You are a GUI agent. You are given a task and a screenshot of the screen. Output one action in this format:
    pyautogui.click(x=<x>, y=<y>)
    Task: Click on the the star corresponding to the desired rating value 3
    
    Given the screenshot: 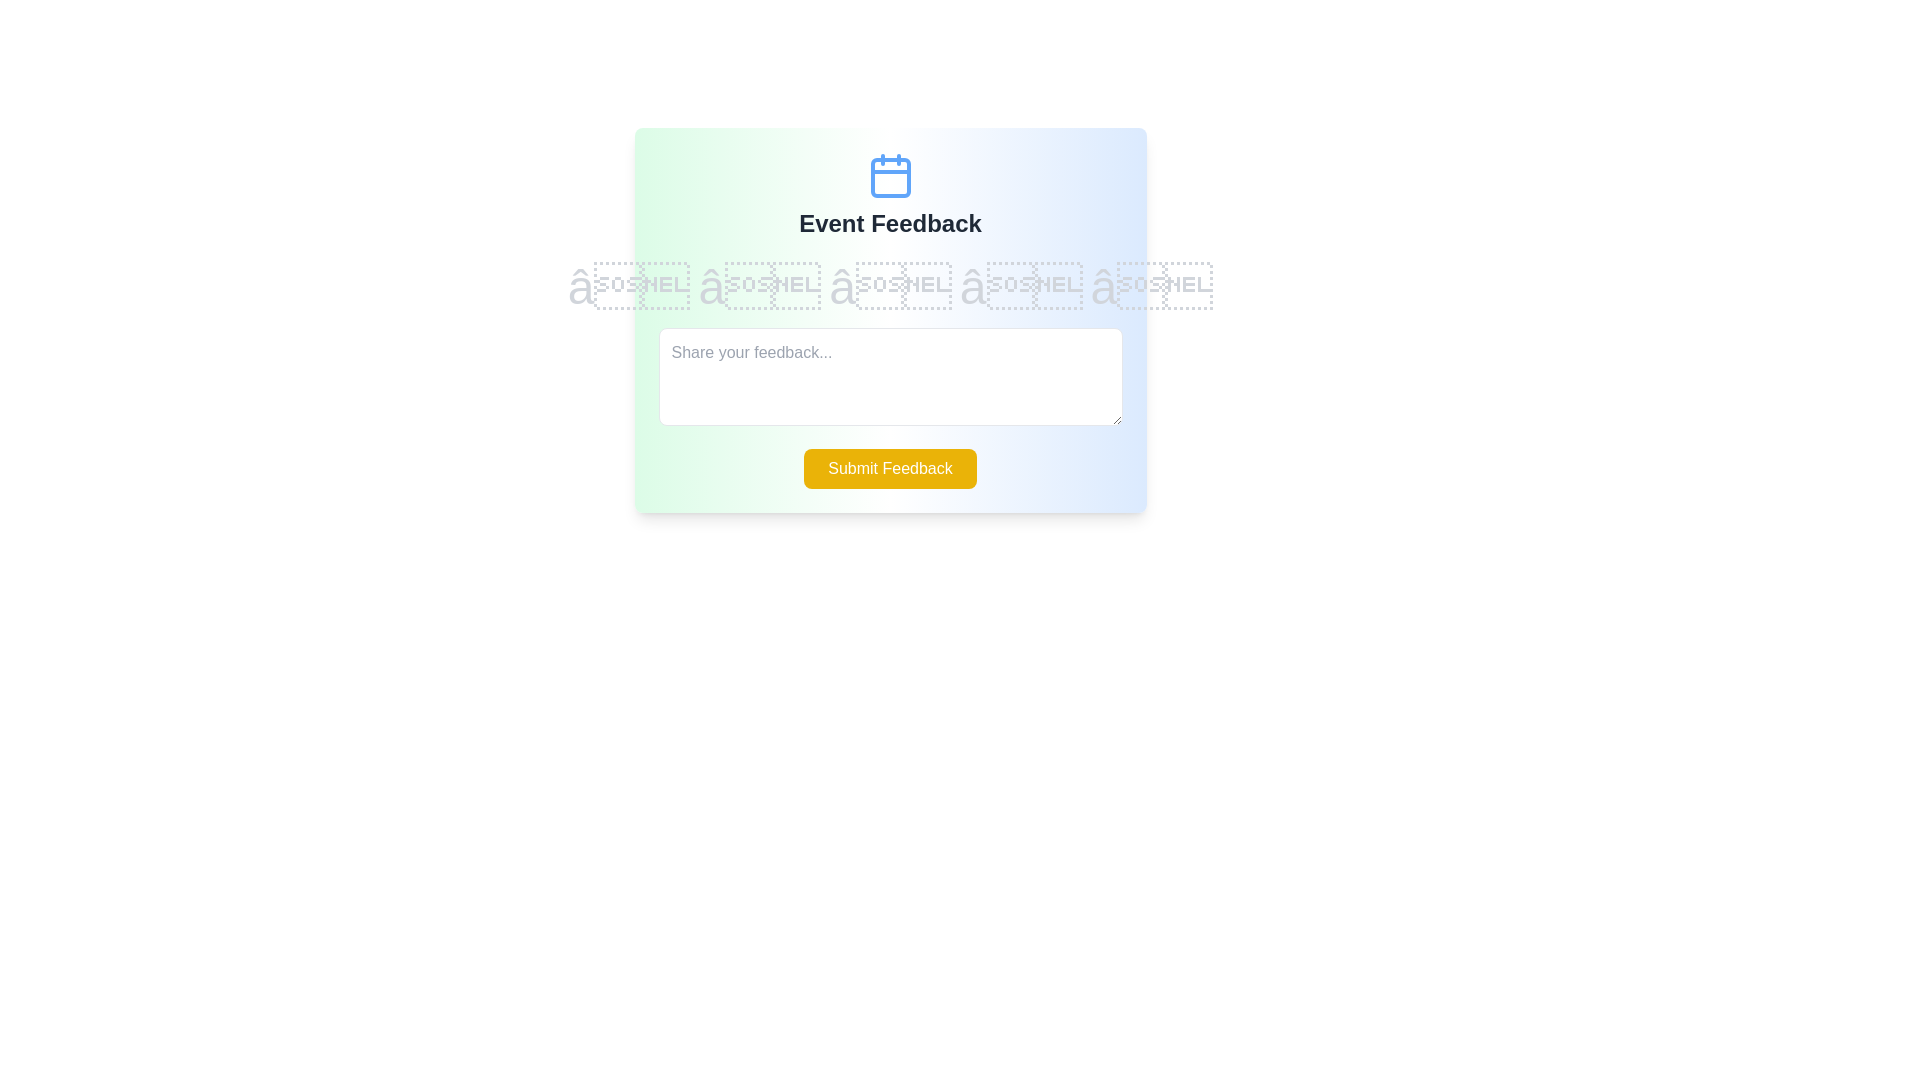 What is the action you would take?
    pyautogui.click(x=889, y=288)
    